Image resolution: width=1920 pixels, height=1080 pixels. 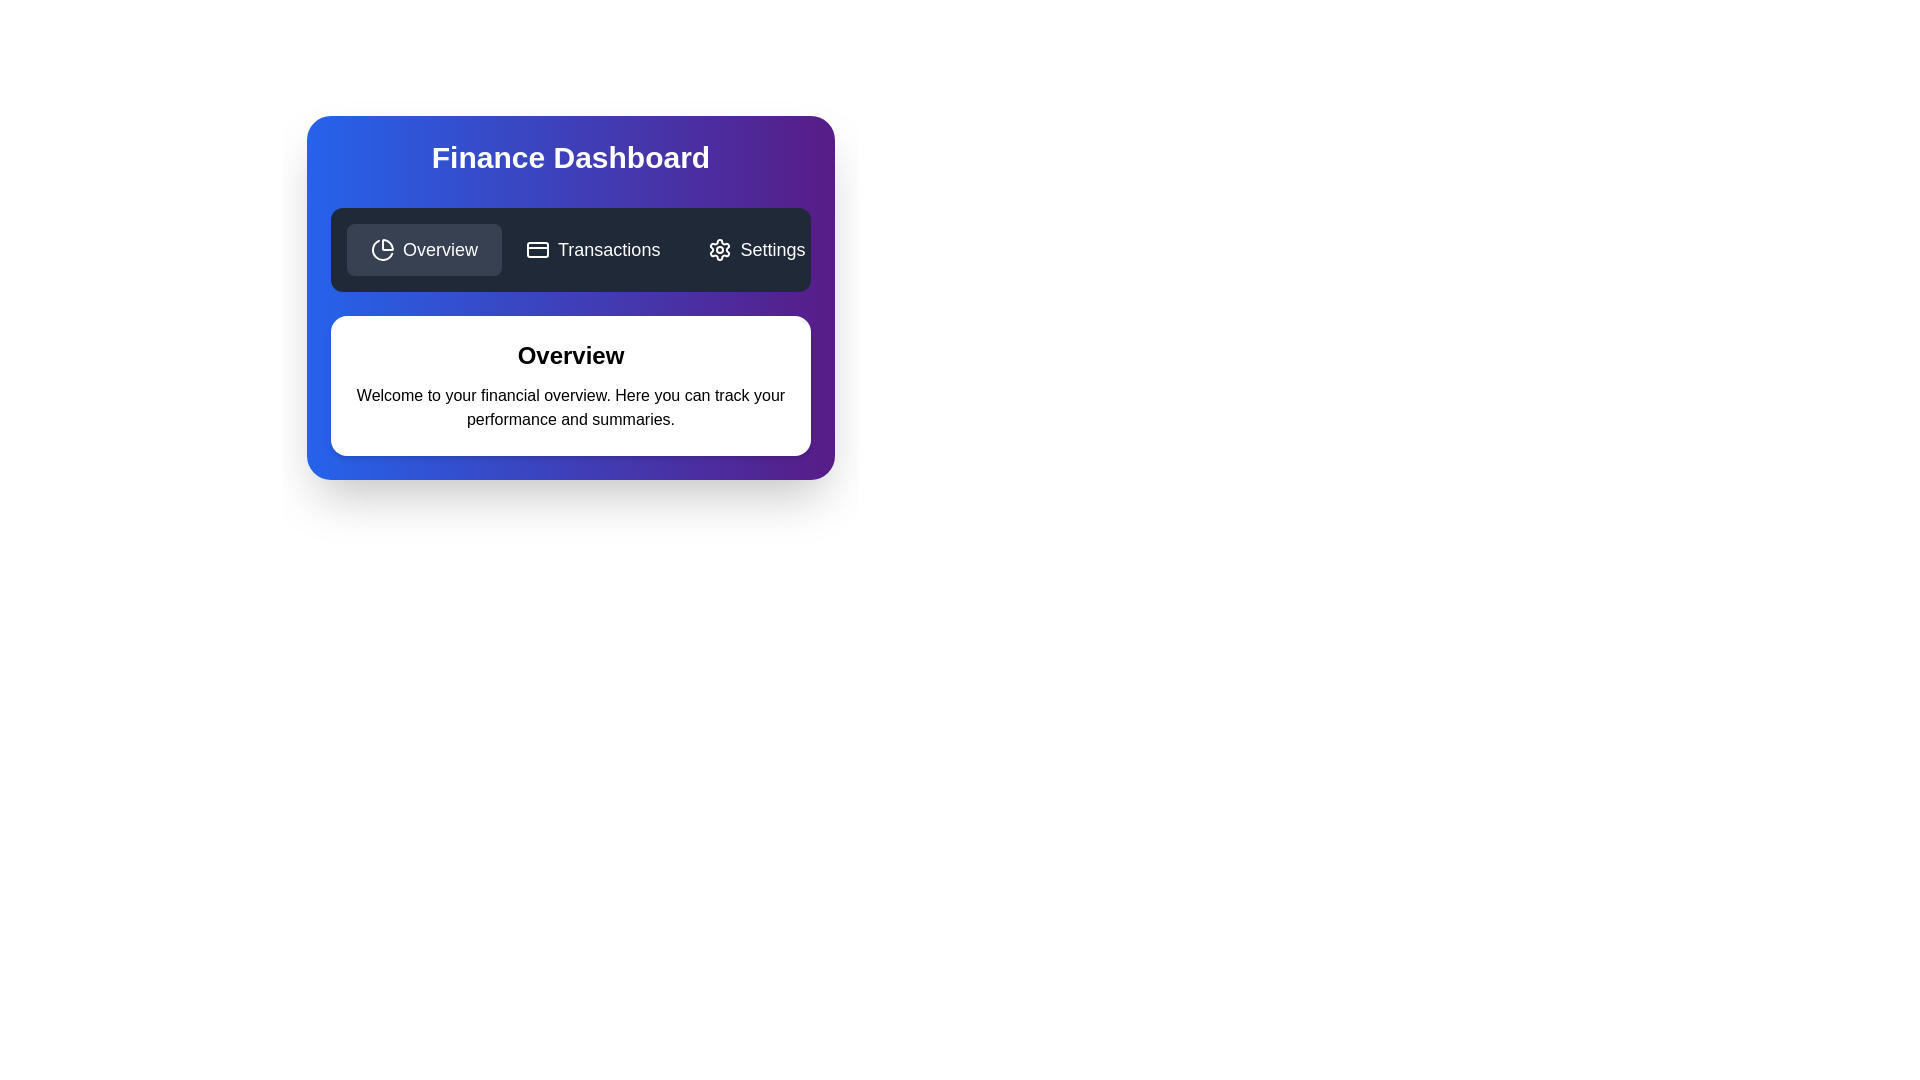 I want to click on the 'Overview' icon, which is the leftmost icon in the navigation bar at the top of the interface, so click(x=383, y=249).